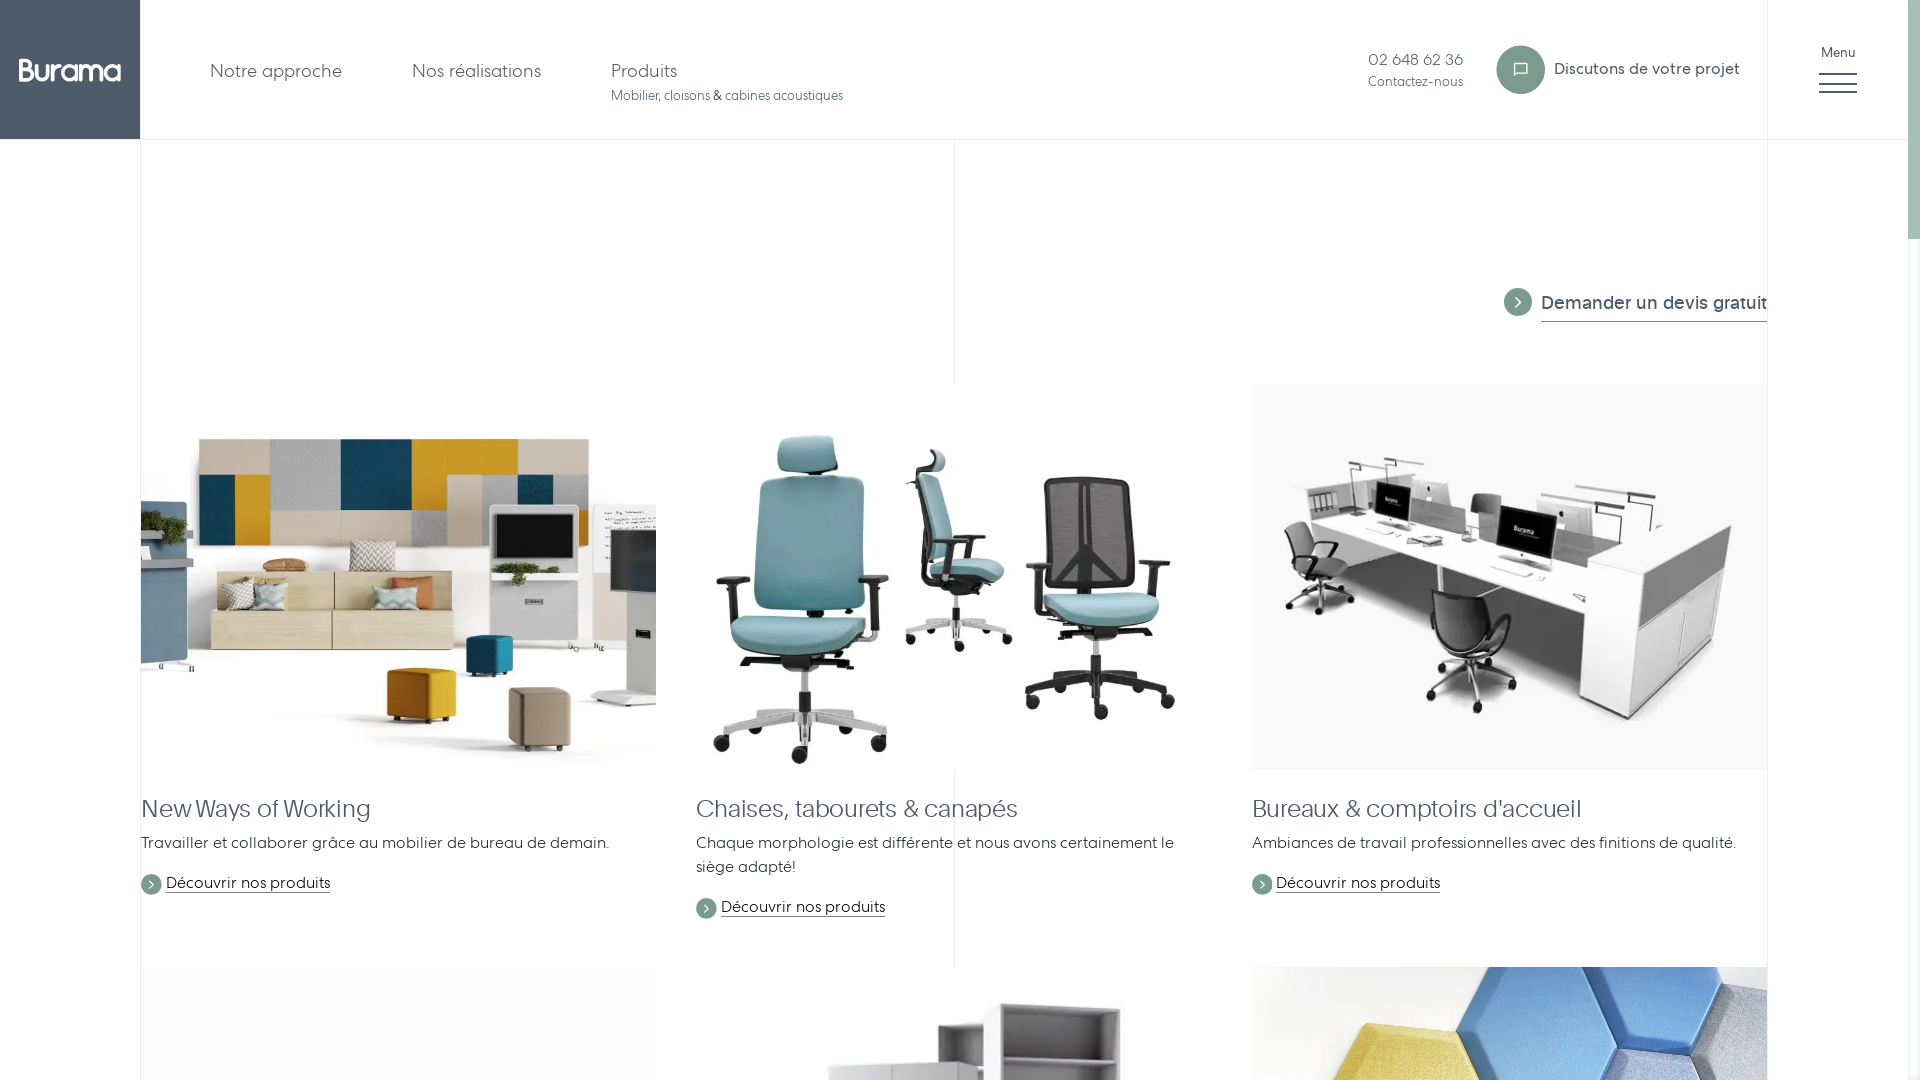 The image size is (1920, 1080). Describe the element at coordinates (1615, 68) in the screenshot. I see `'Discutons de votre projet'` at that location.